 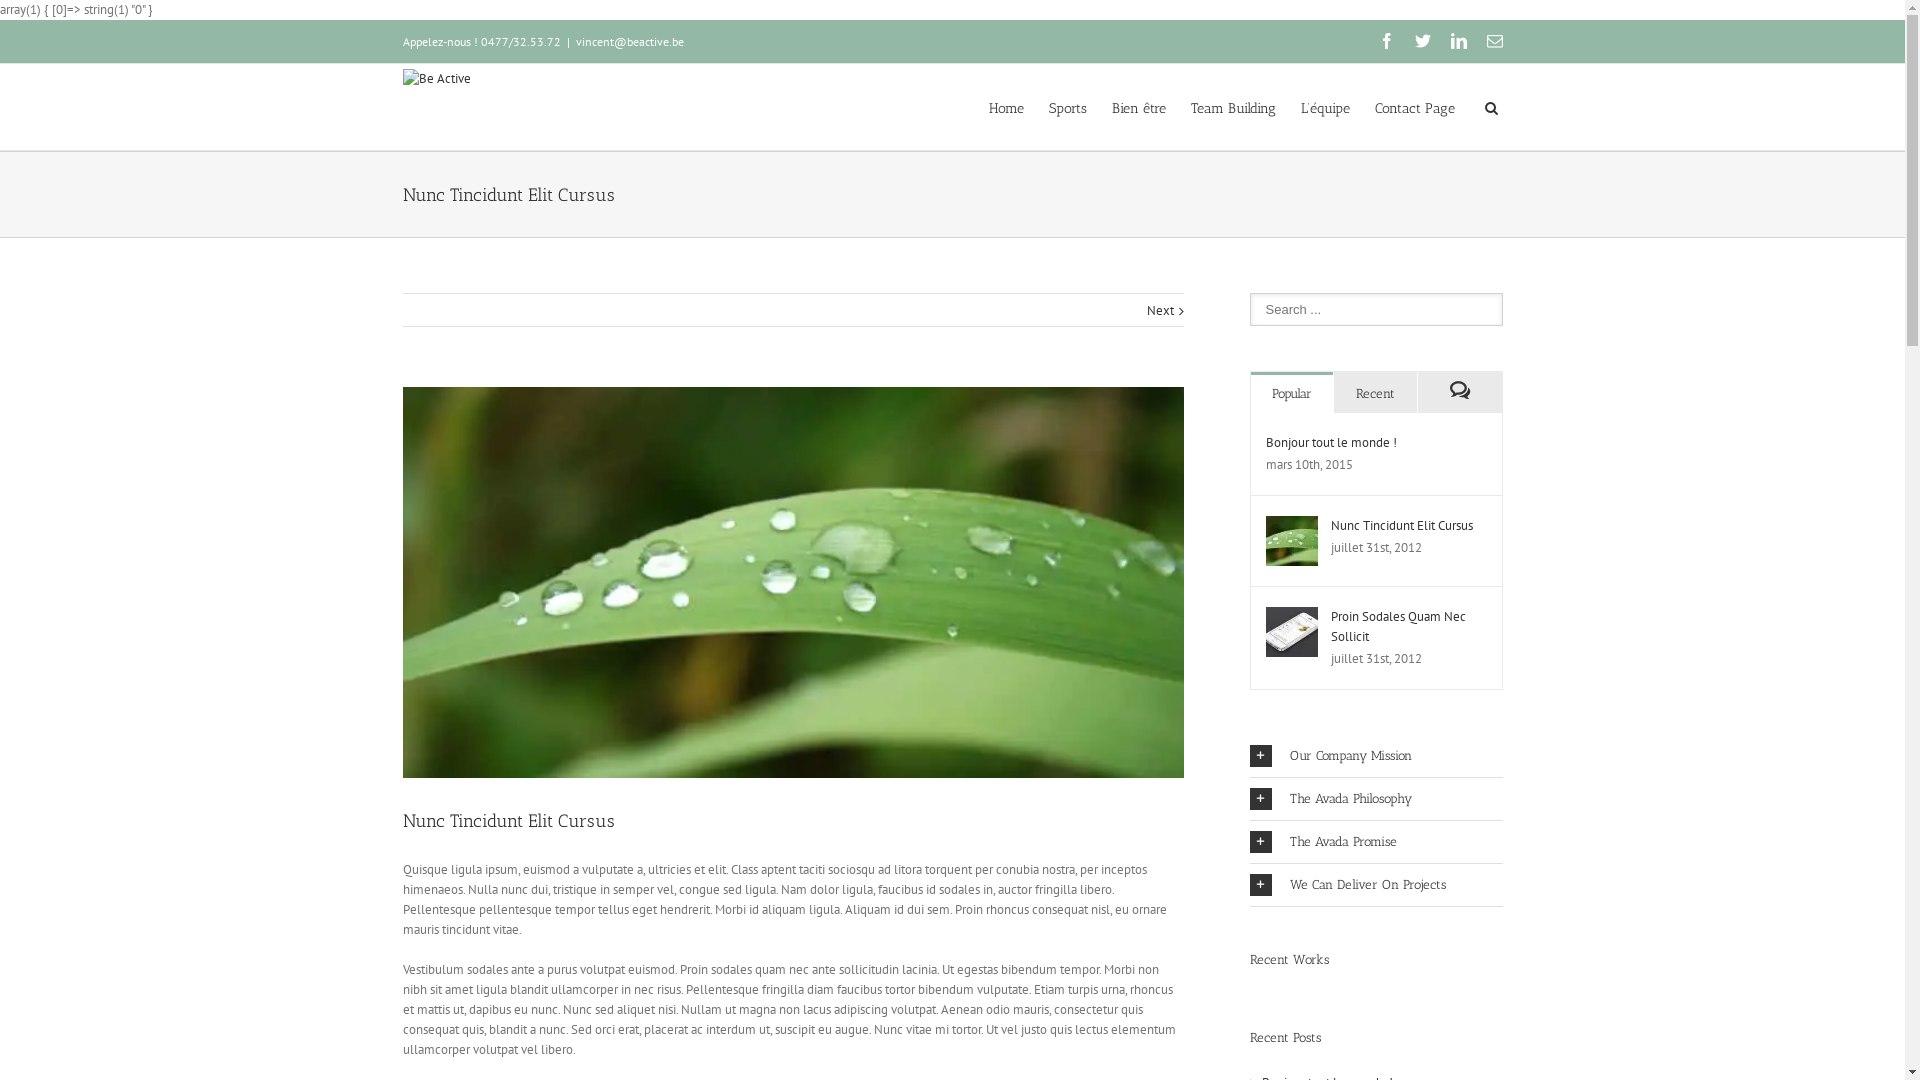 I want to click on 'Proin Sodales Quam Nec Sollicit', so click(x=1396, y=625).